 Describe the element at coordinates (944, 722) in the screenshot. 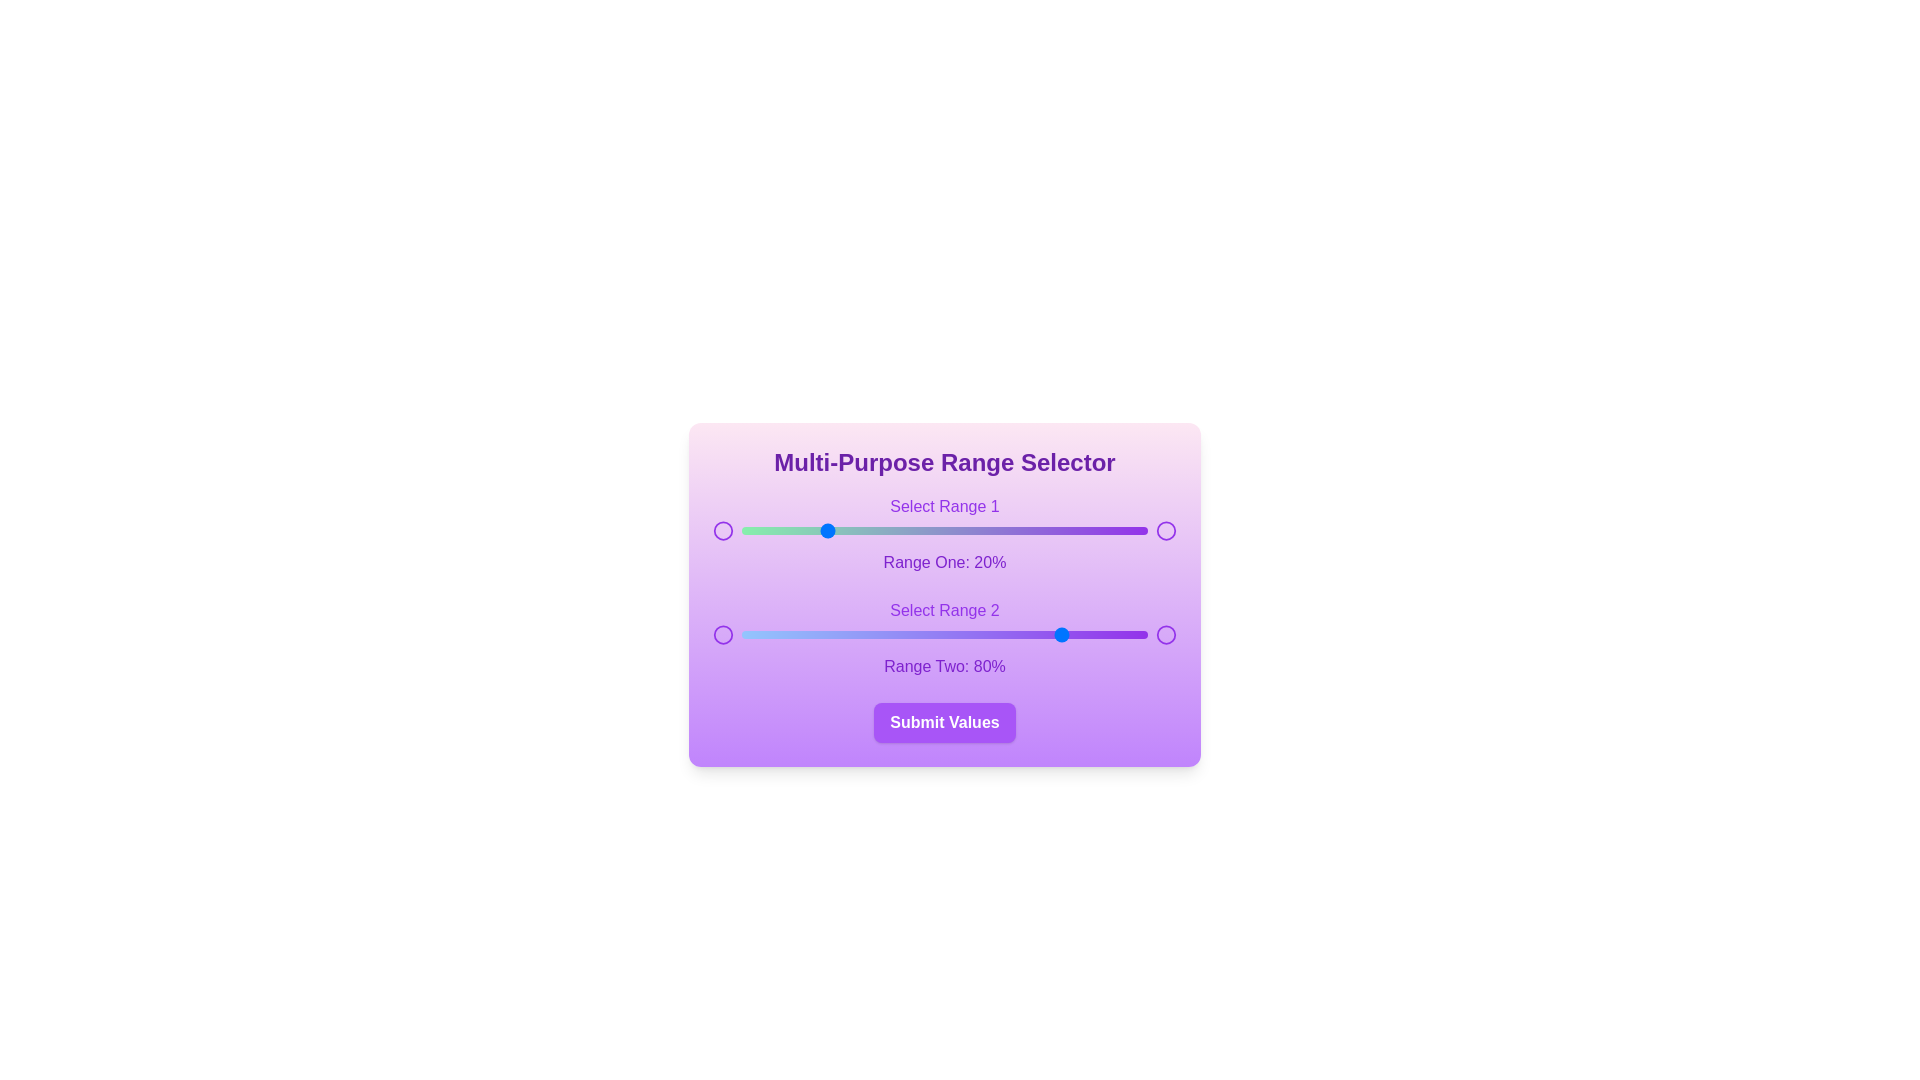

I see `submit button to submit the selected values` at that location.